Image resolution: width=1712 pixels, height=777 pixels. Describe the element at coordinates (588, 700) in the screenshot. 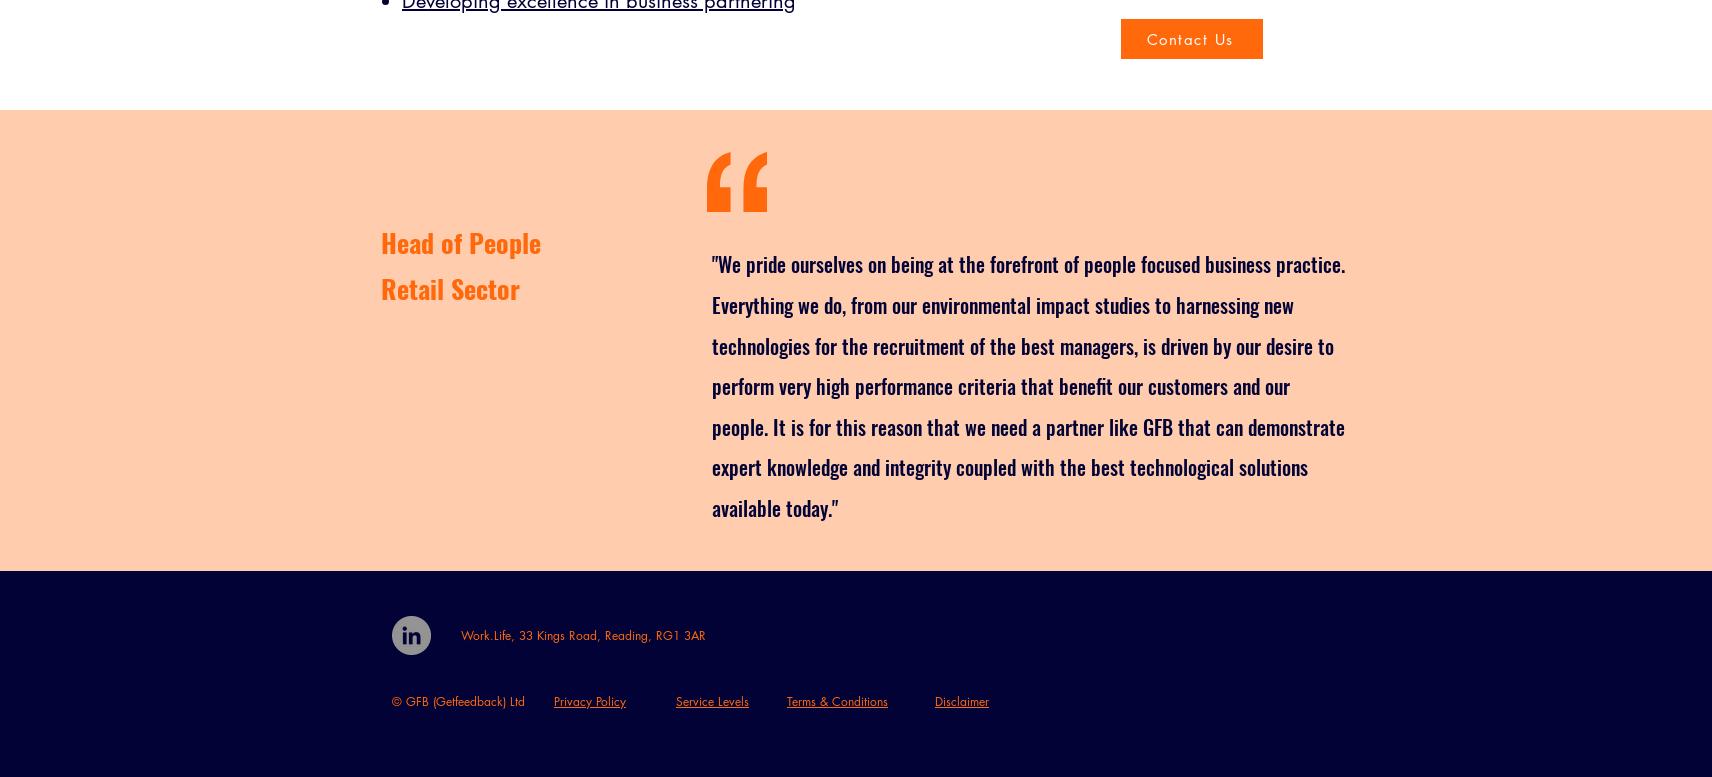

I see `'Privacy Policy'` at that location.